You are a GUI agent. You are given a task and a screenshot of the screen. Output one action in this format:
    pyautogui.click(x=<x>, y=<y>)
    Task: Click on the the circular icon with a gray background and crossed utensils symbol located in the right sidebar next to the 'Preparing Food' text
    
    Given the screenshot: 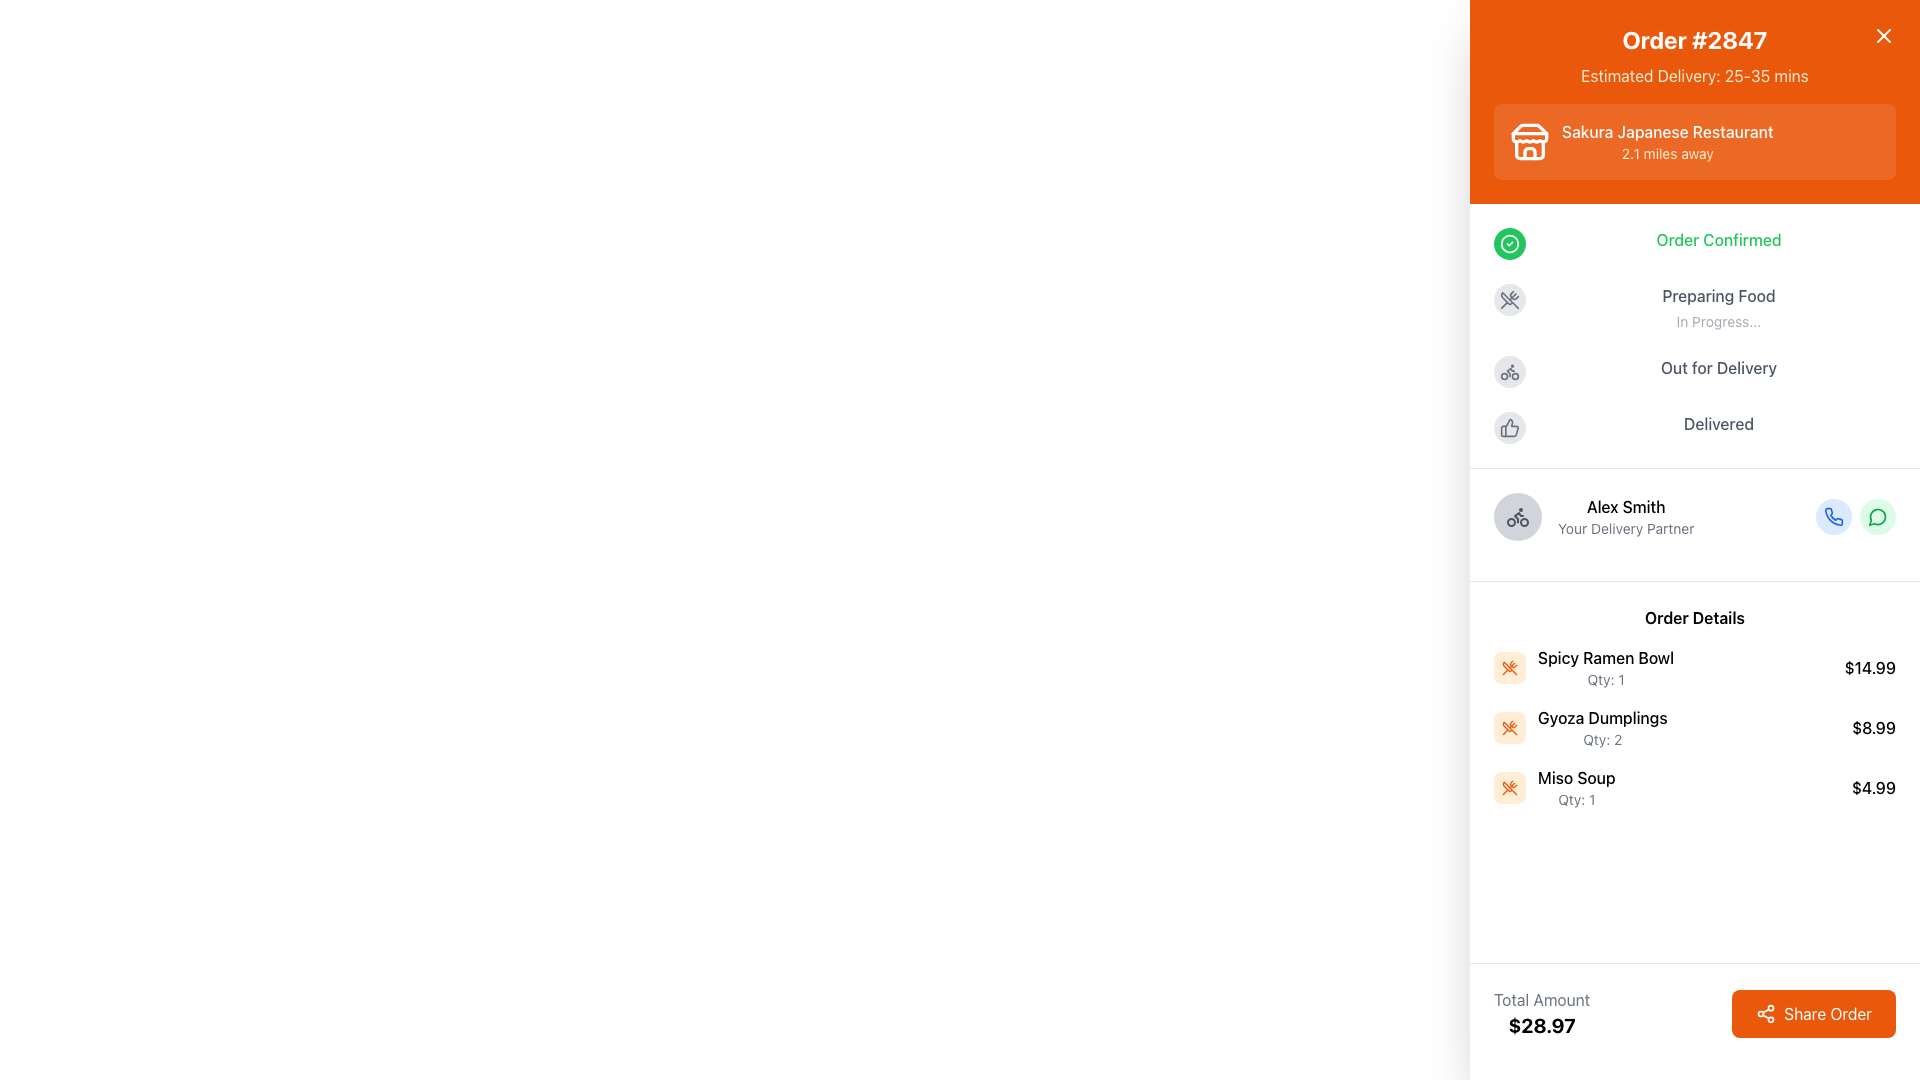 What is the action you would take?
    pyautogui.click(x=1510, y=300)
    